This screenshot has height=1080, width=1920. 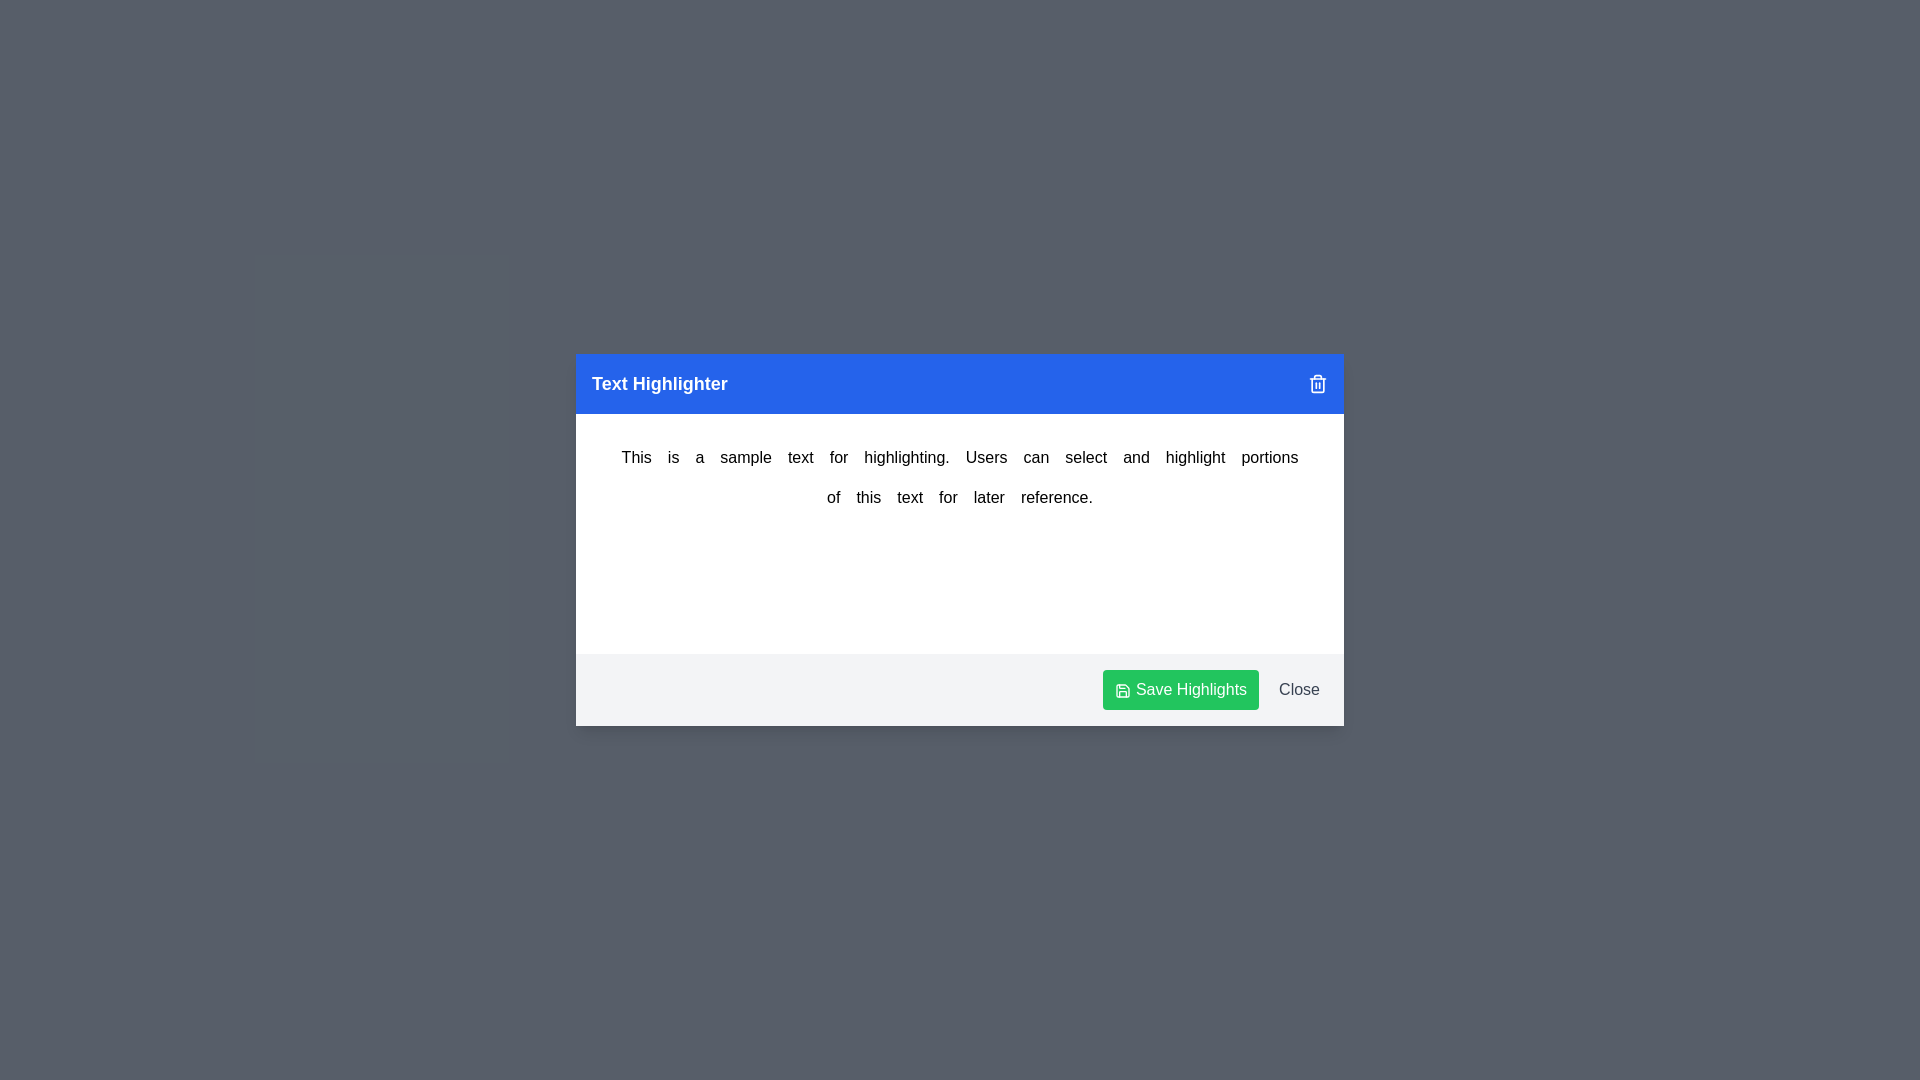 What do you see at coordinates (745, 458) in the screenshot?
I see `the word 'sample' by clicking on it` at bounding box center [745, 458].